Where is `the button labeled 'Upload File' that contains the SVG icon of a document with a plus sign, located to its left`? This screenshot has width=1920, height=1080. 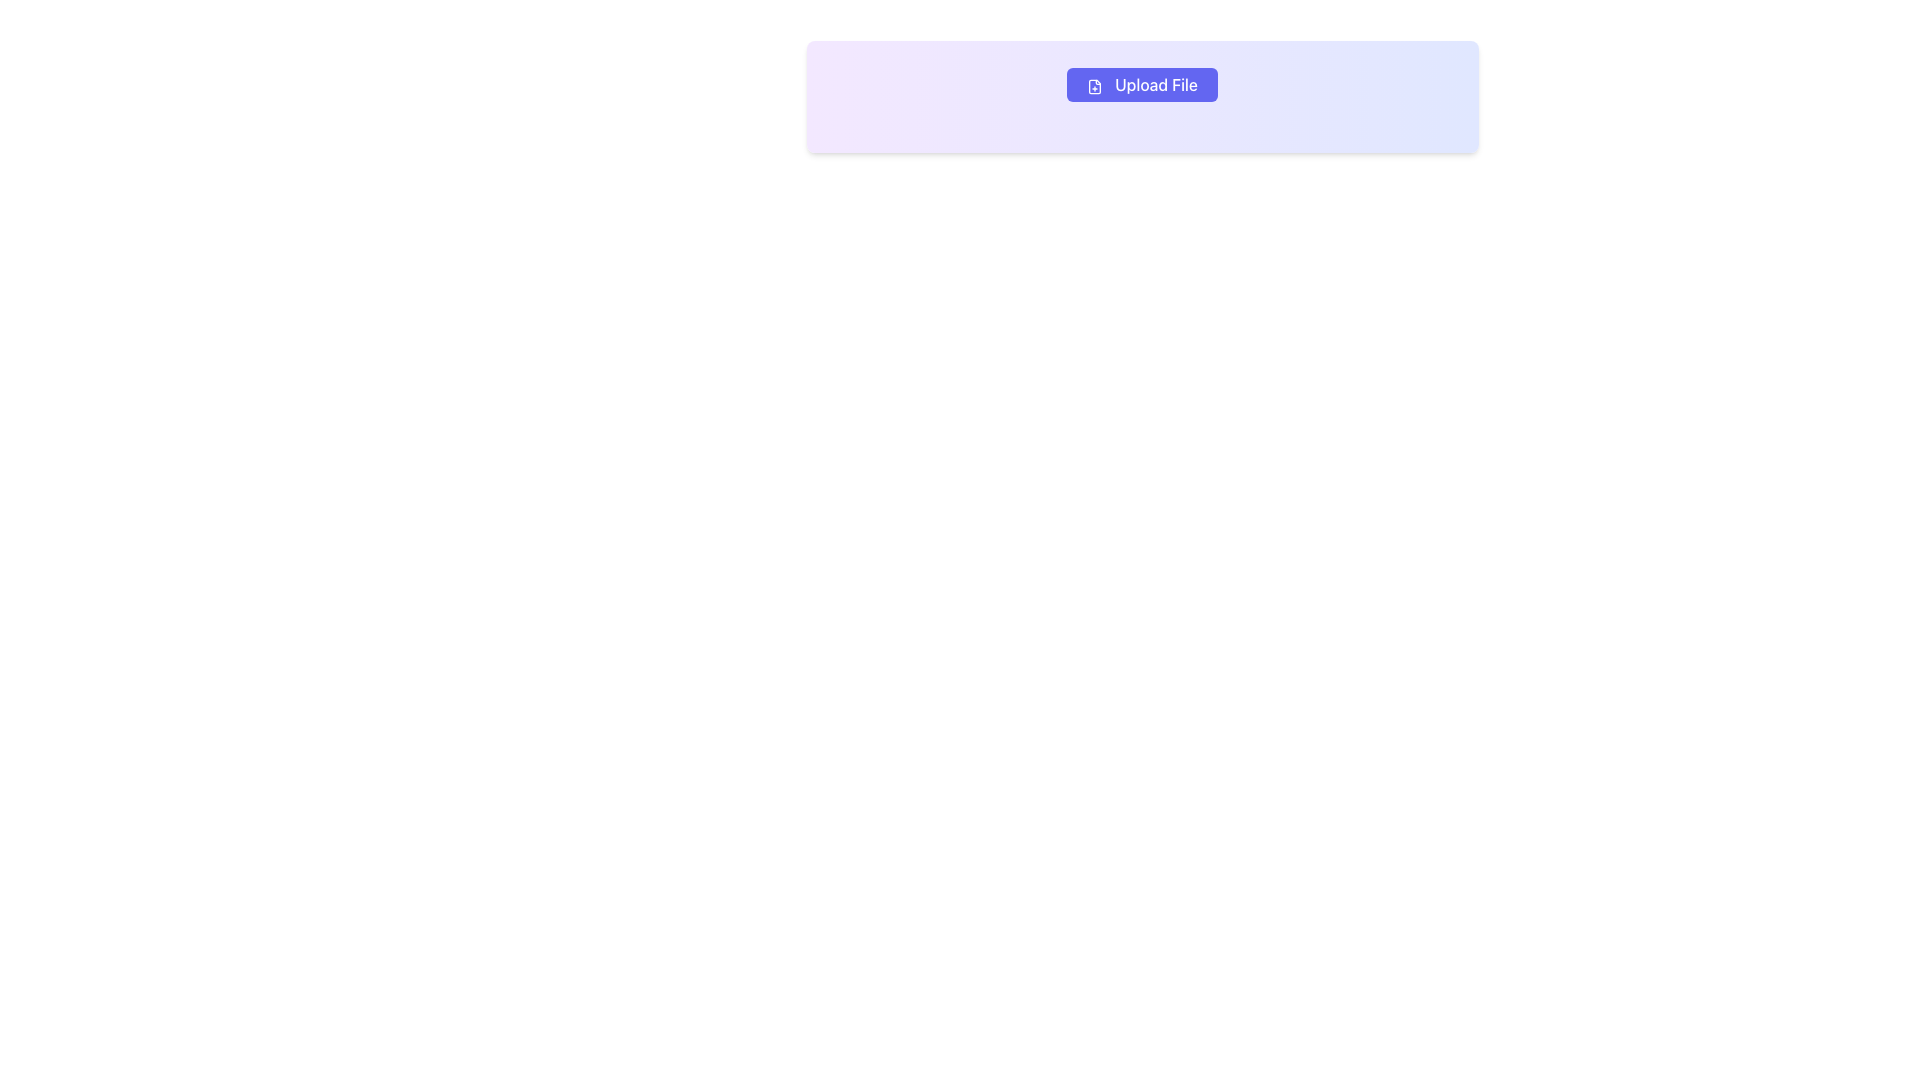 the button labeled 'Upload File' that contains the SVG icon of a document with a plus sign, located to its left is located at coordinates (1094, 85).